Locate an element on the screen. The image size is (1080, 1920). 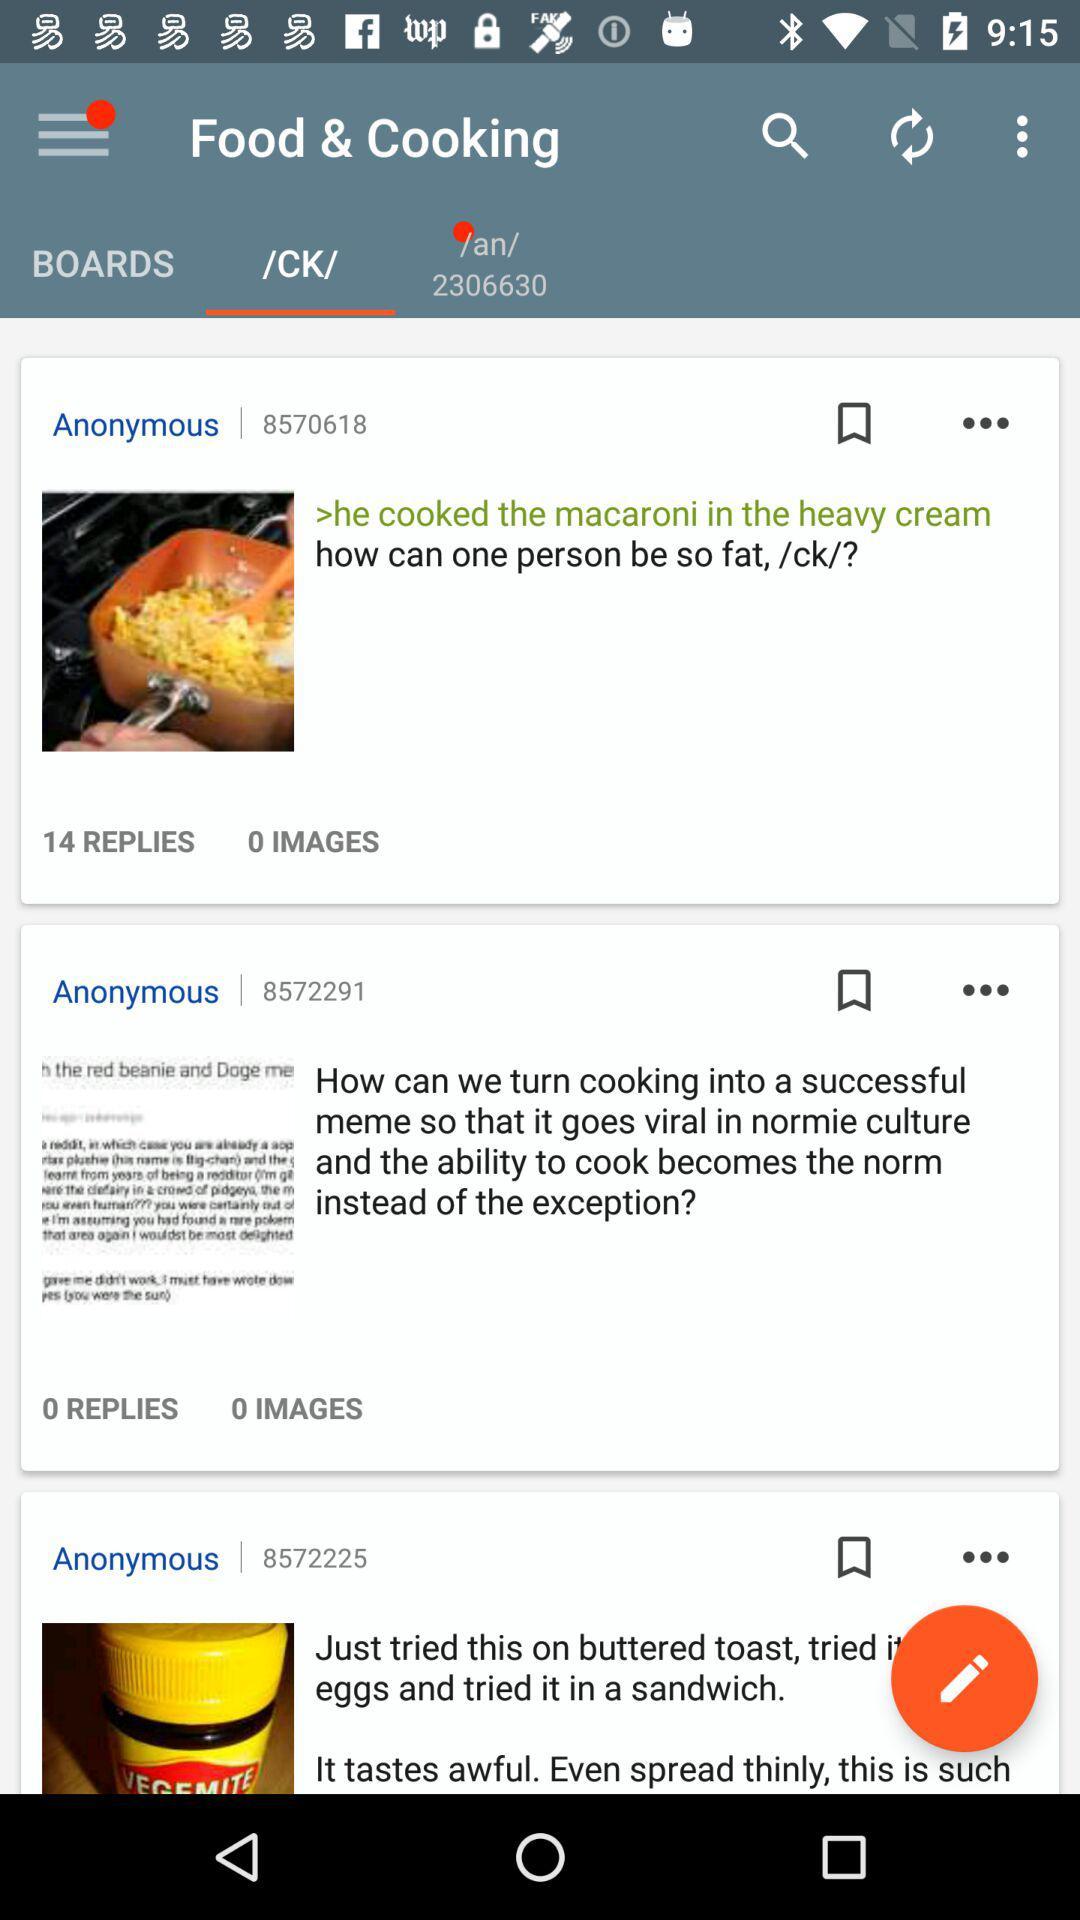
post is located at coordinates (161, 1187).